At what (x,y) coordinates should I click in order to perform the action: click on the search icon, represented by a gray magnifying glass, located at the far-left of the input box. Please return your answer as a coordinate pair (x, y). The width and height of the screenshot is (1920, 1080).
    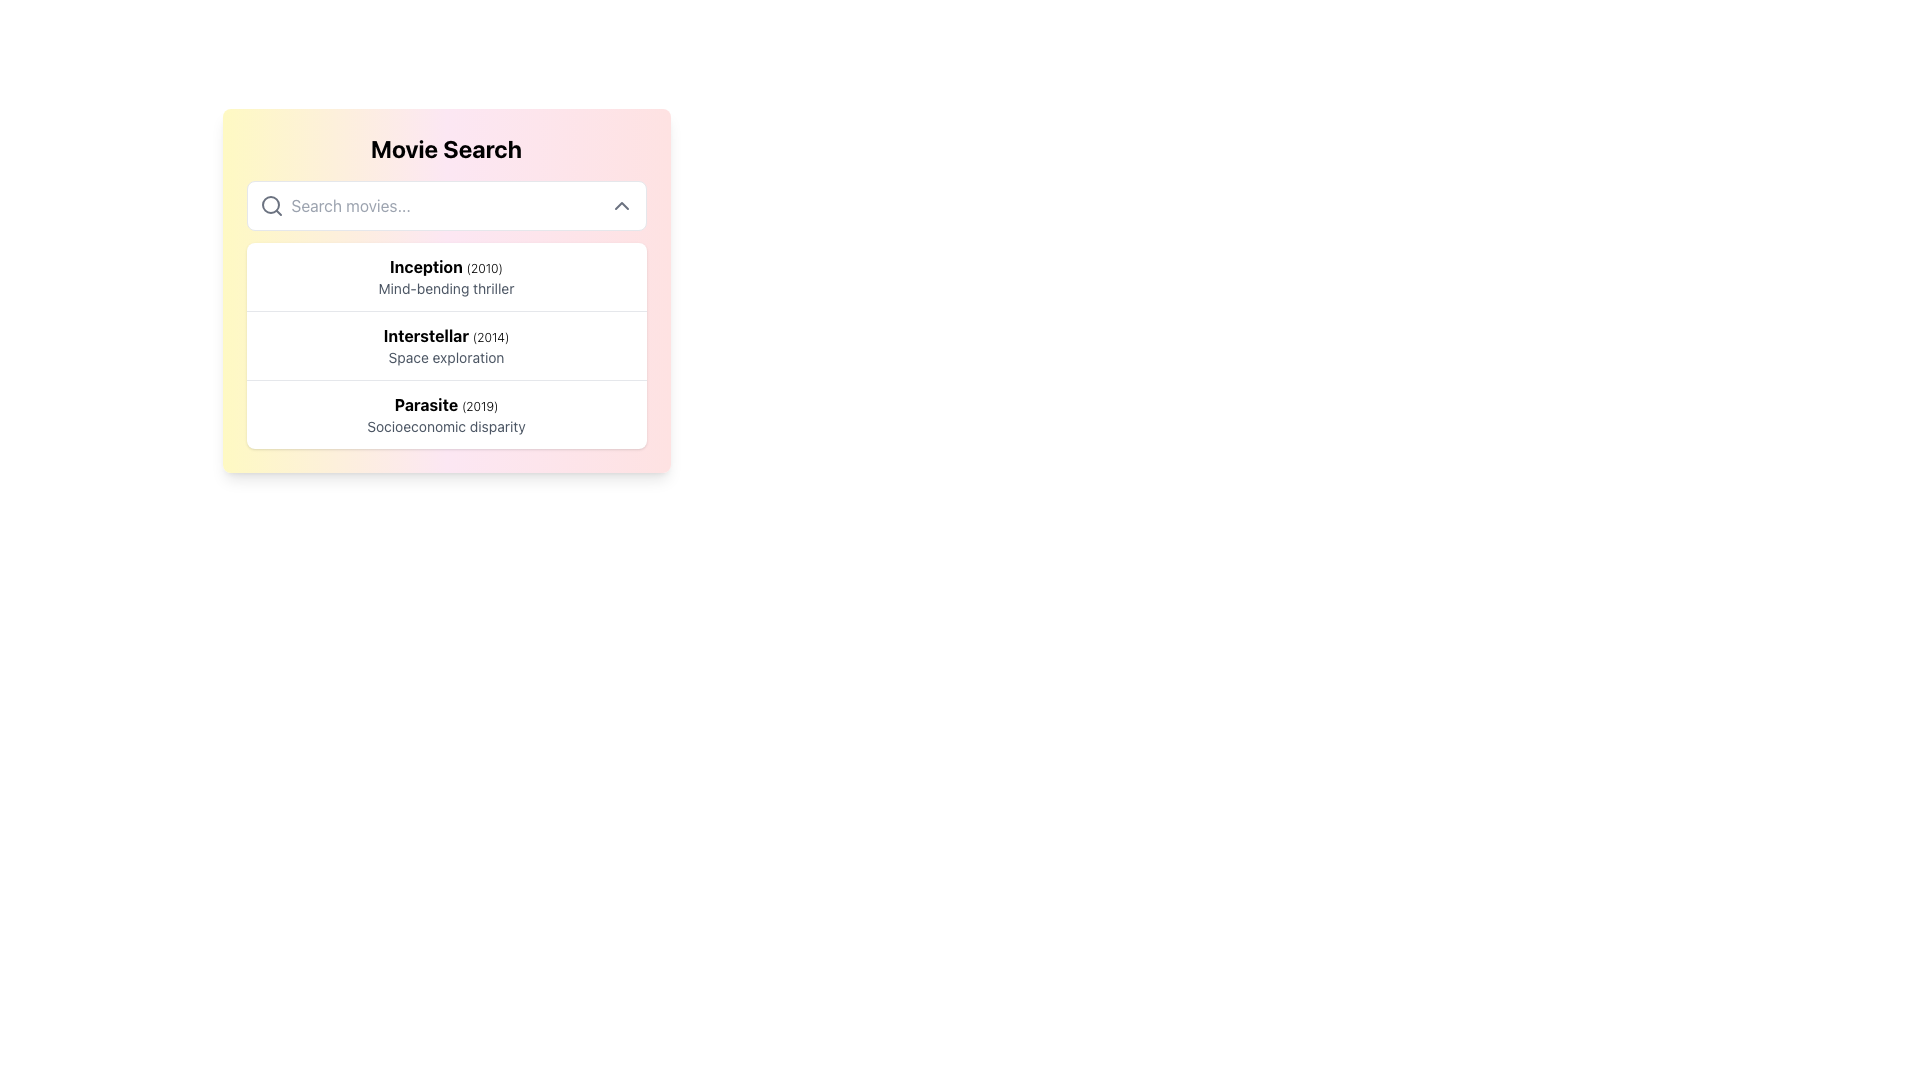
    Looking at the image, I should click on (270, 205).